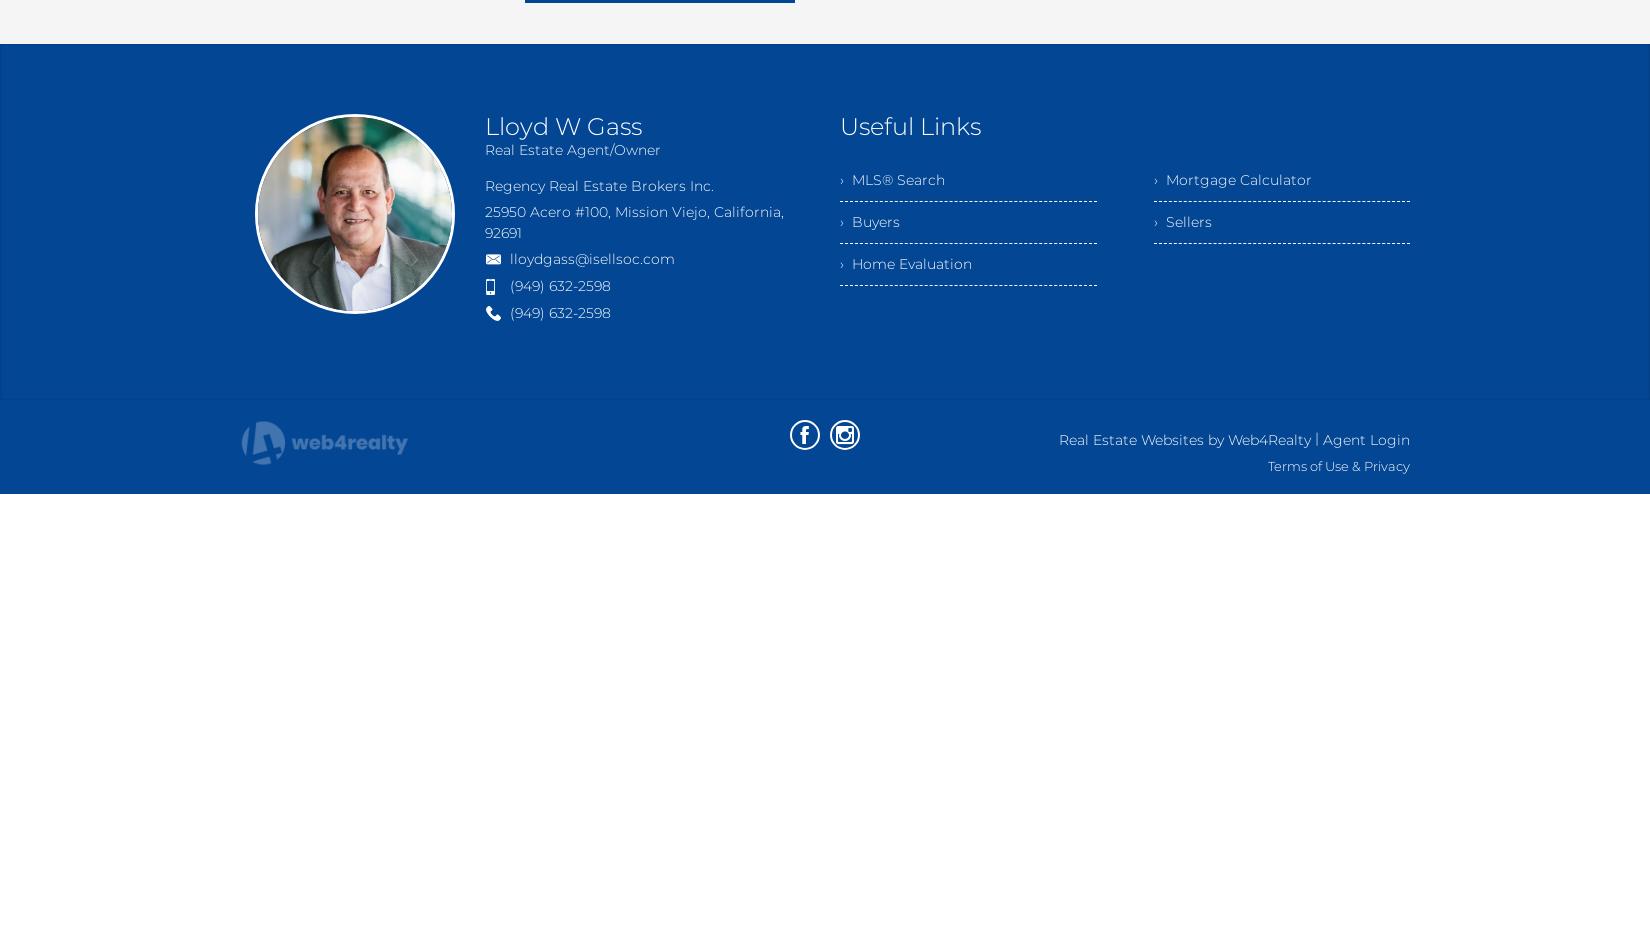  Describe the element at coordinates (892, 179) in the screenshot. I see `'›  MLS® Search'` at that location.